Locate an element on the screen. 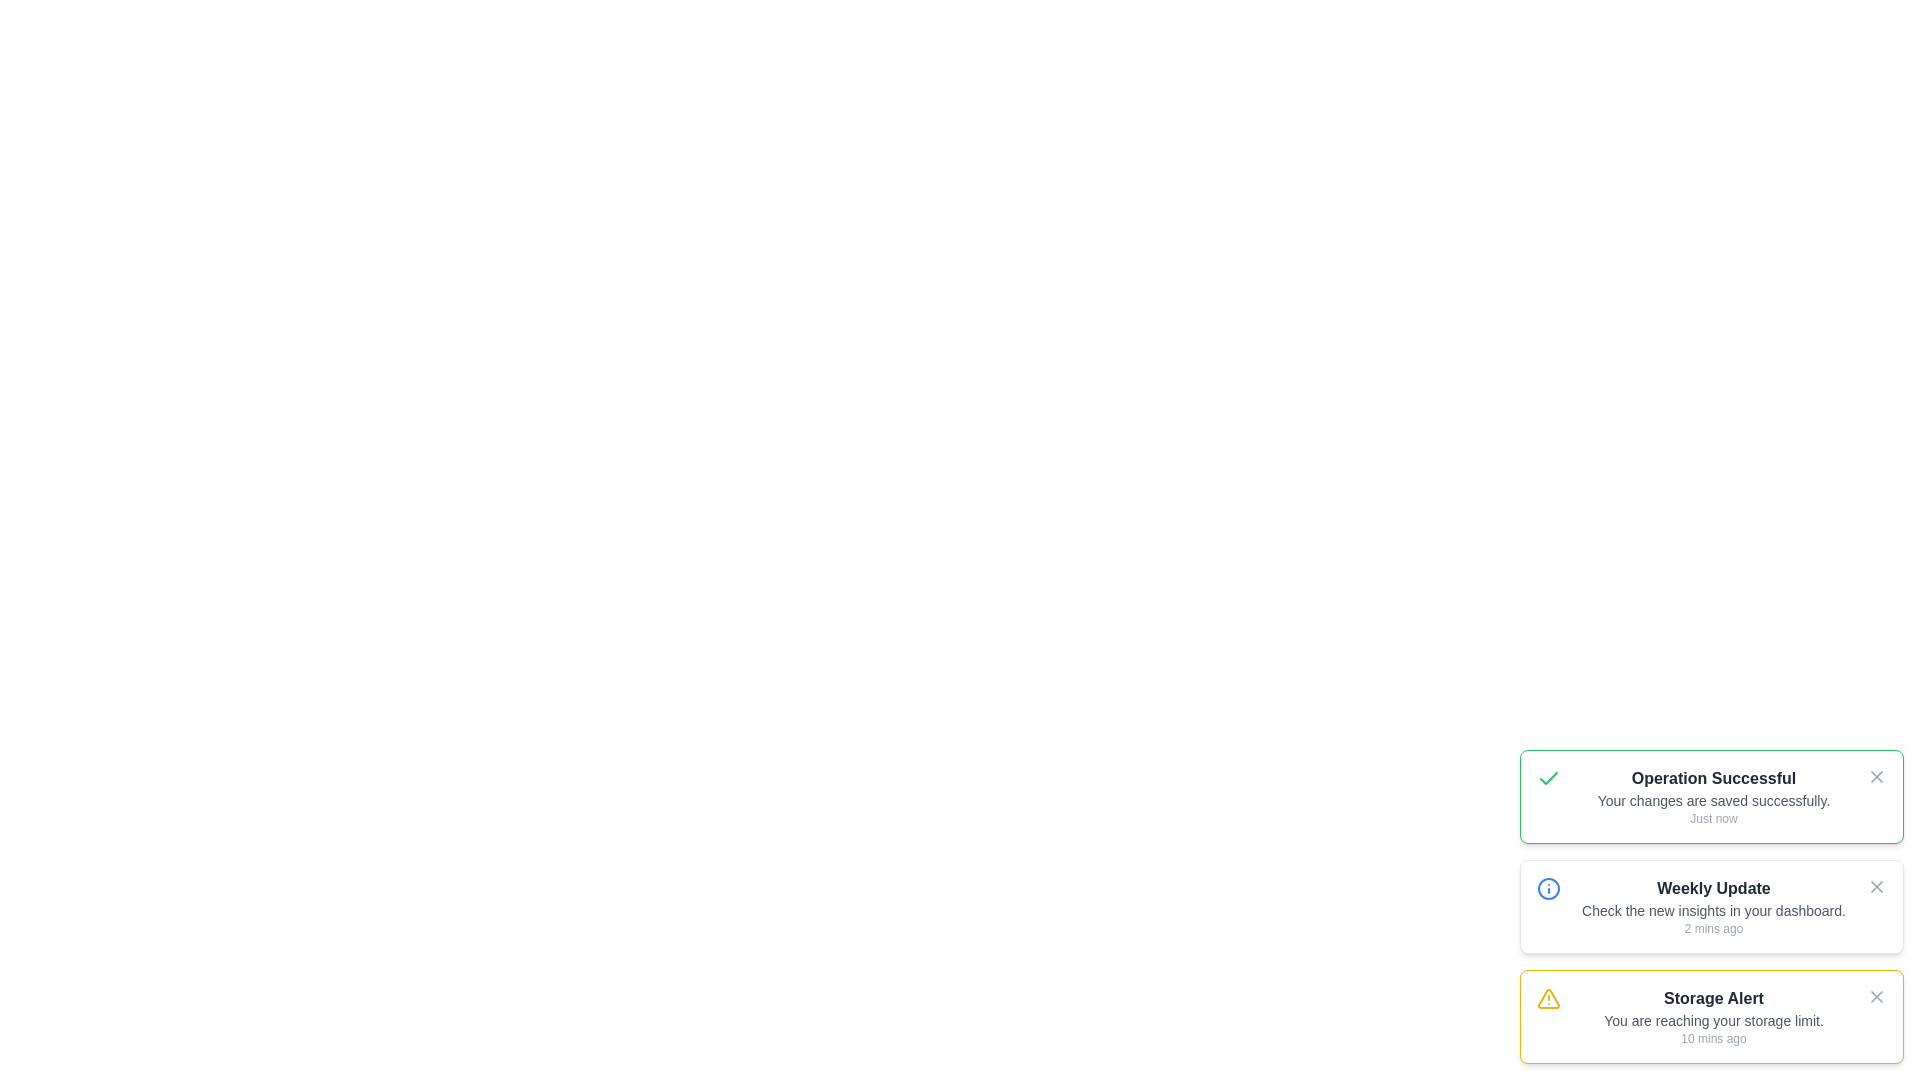  the timestamp Text label located in the last line of the notification box titled 'Operation Successful', which indicates when the notification was generated is located at coordinates (1712, 818).